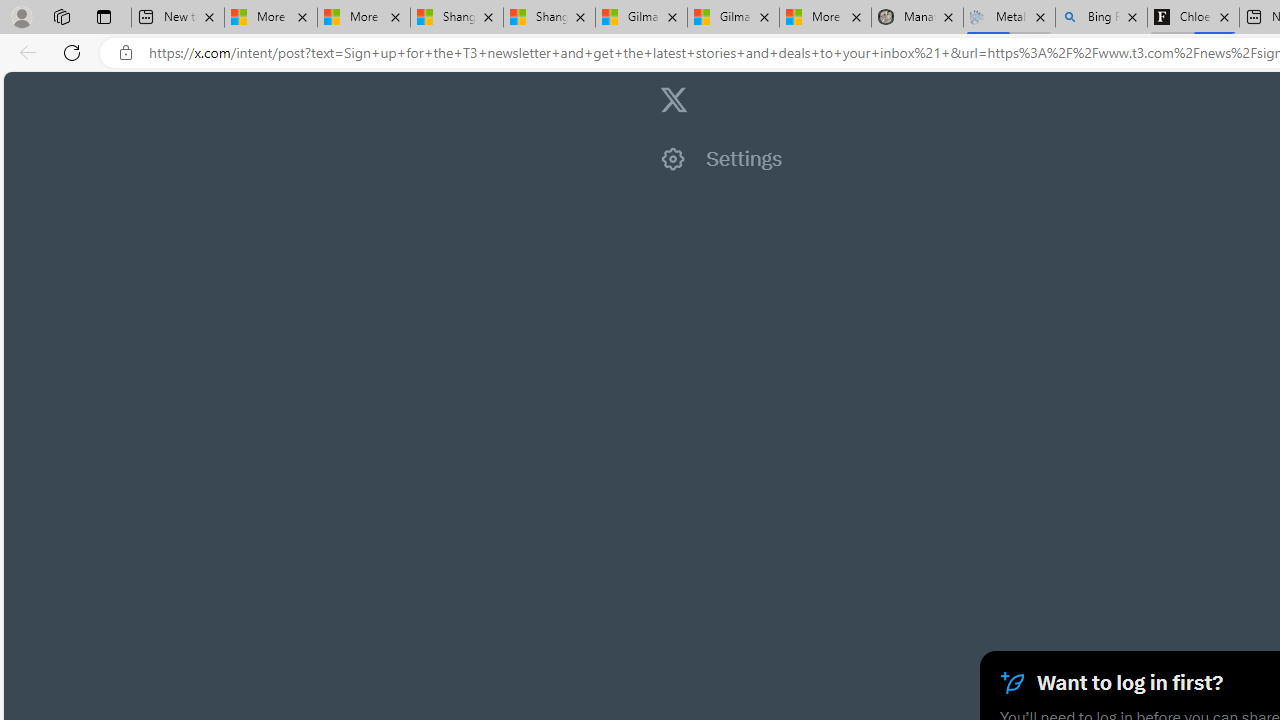 This screenshot has width=1280, height=720. Describe the element at coordinates (61, 16) in the screenshot. I see `'Workspaces'` at that location.